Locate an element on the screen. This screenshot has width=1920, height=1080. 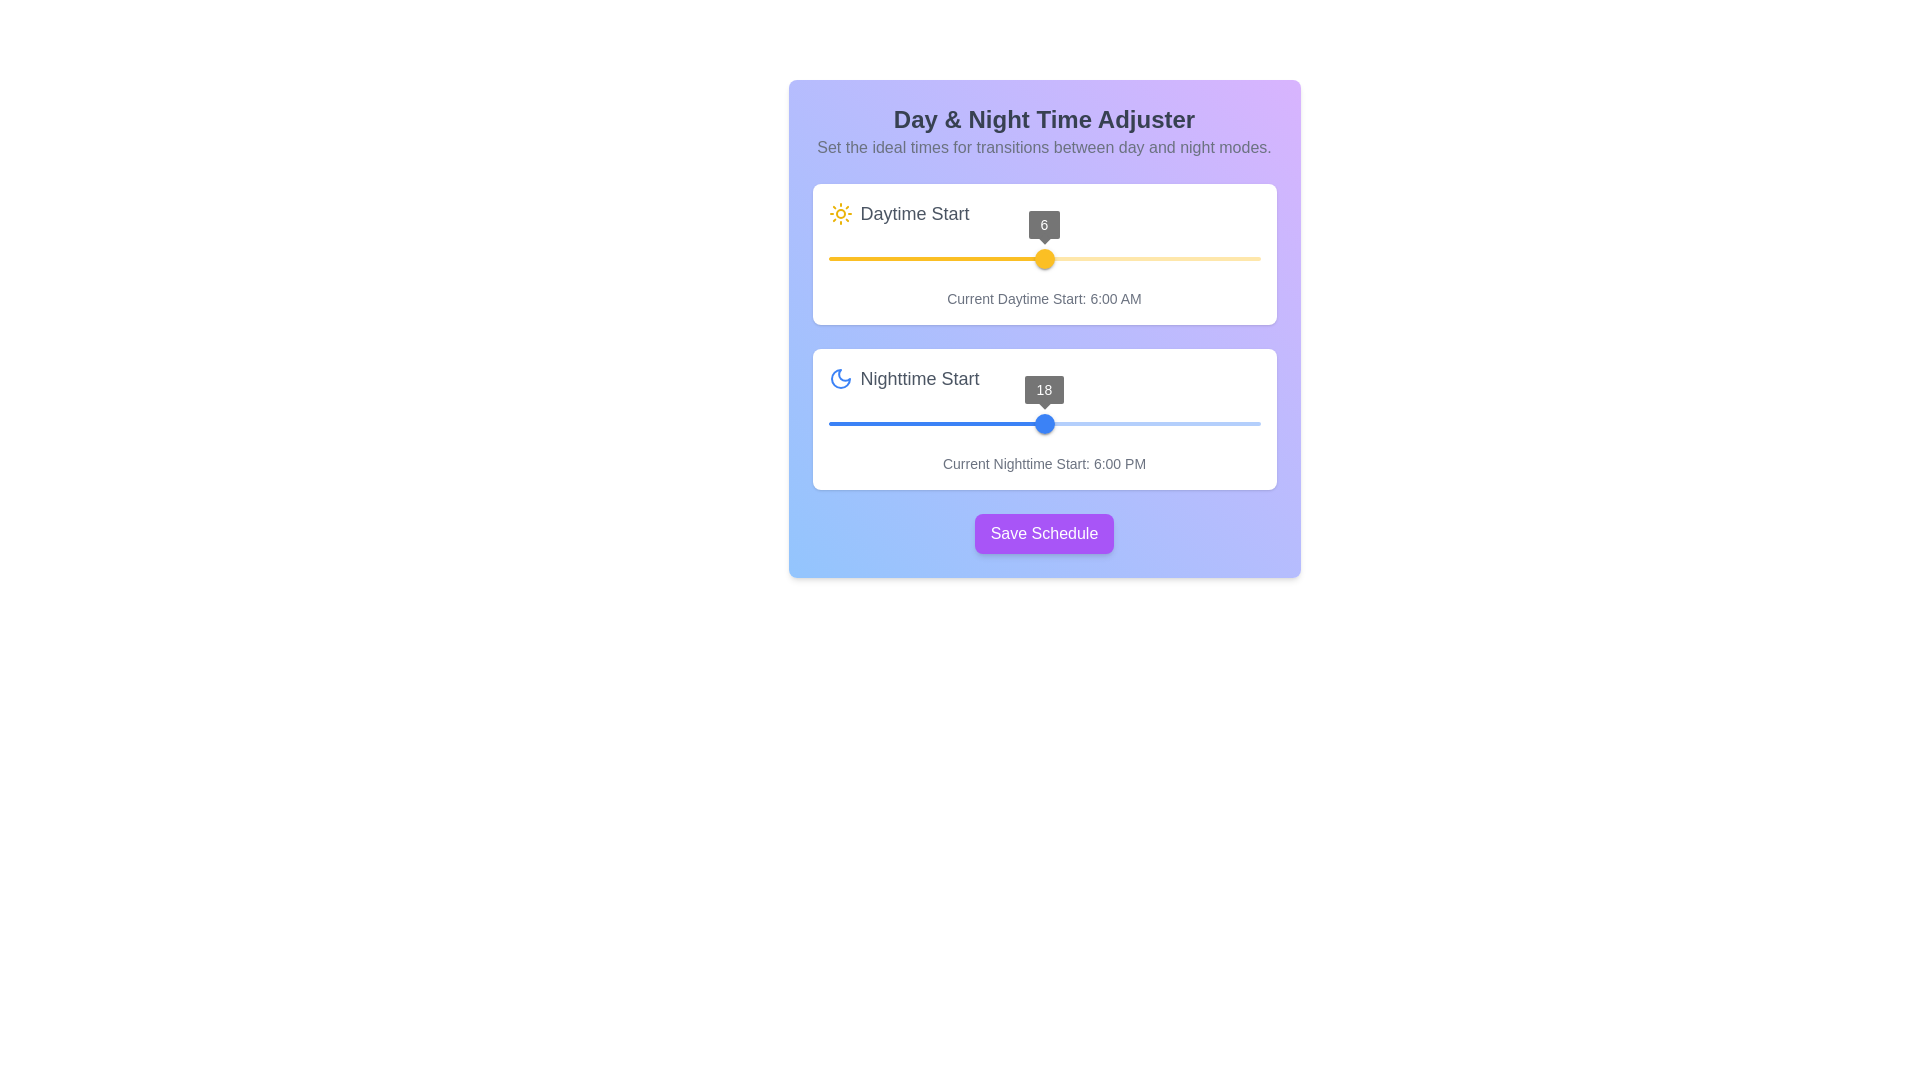
the text label indicating the daytime start configuration setting for reference is located at coordinates (1043, 213).